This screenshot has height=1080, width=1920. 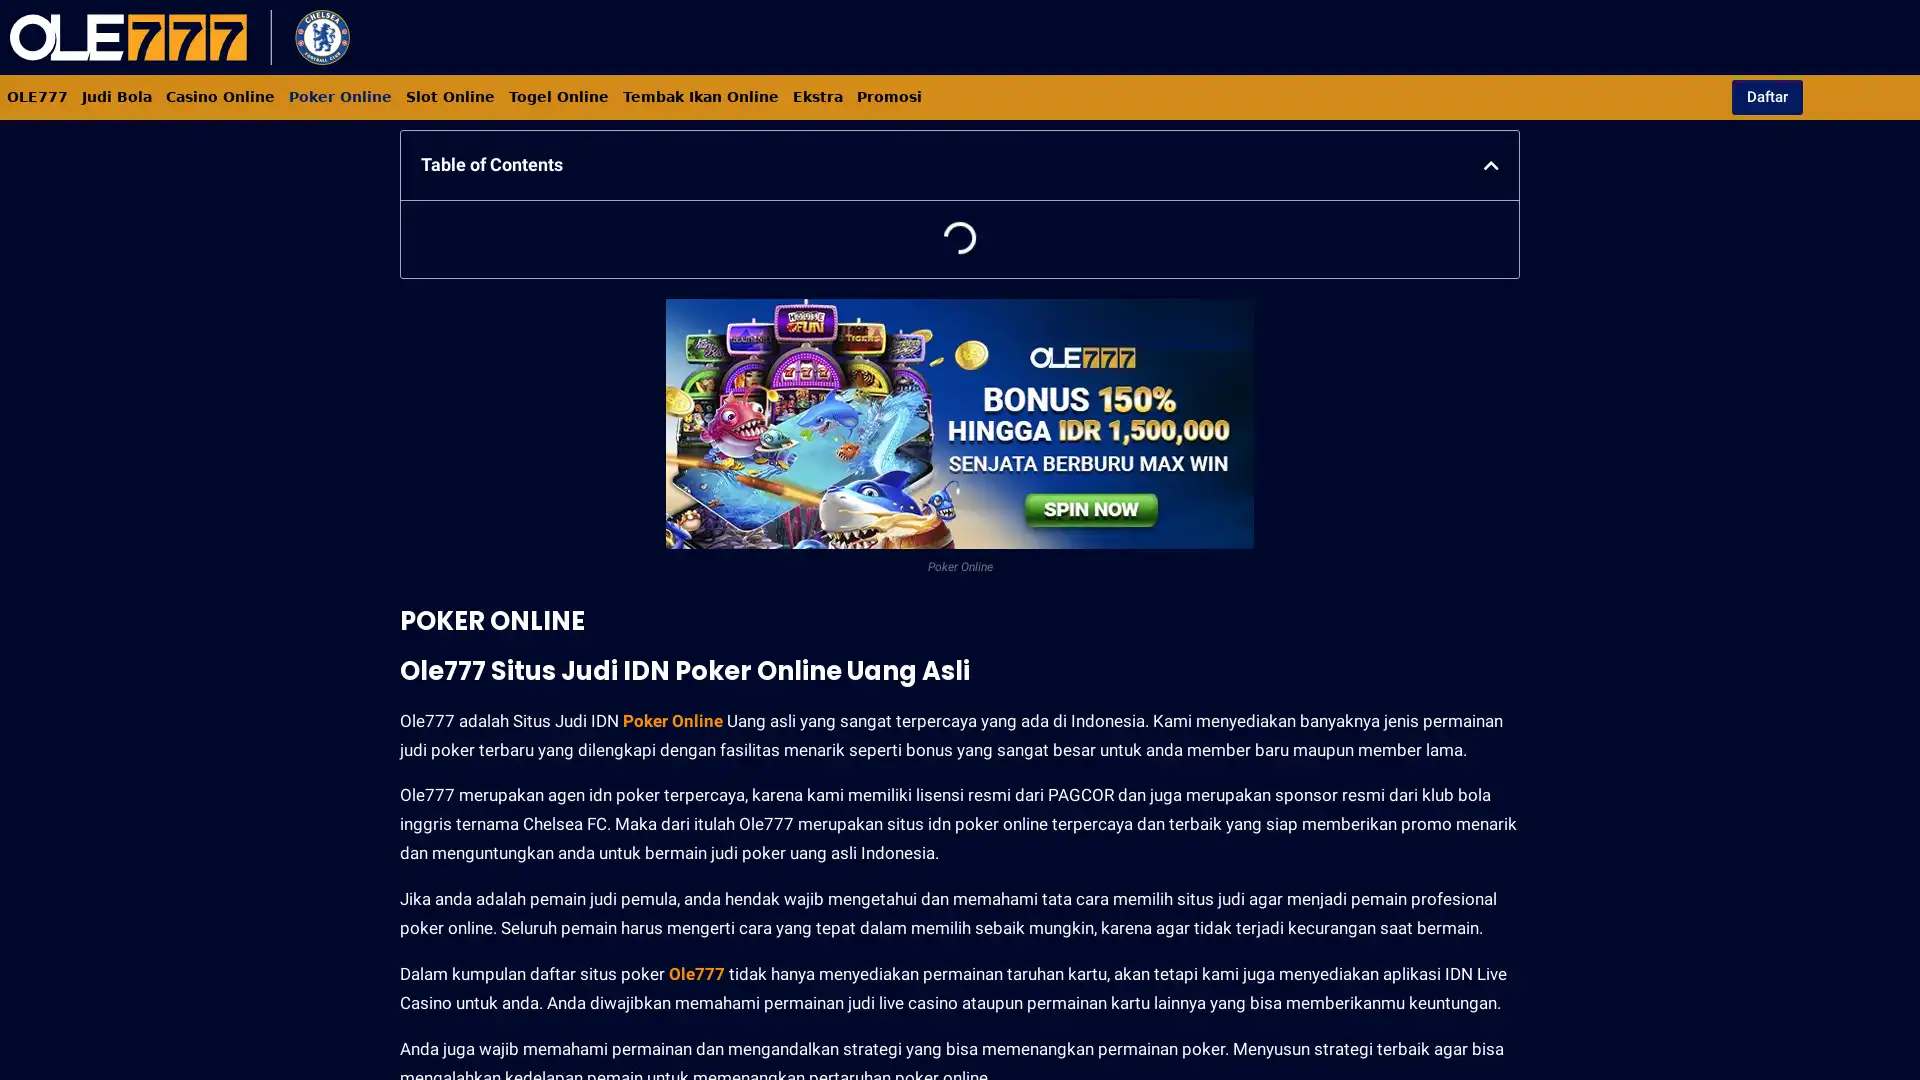 What do you see at coordinates (1766, 96) in the screenshot?
I see `Daftar` at bounding box center [1766, 96].